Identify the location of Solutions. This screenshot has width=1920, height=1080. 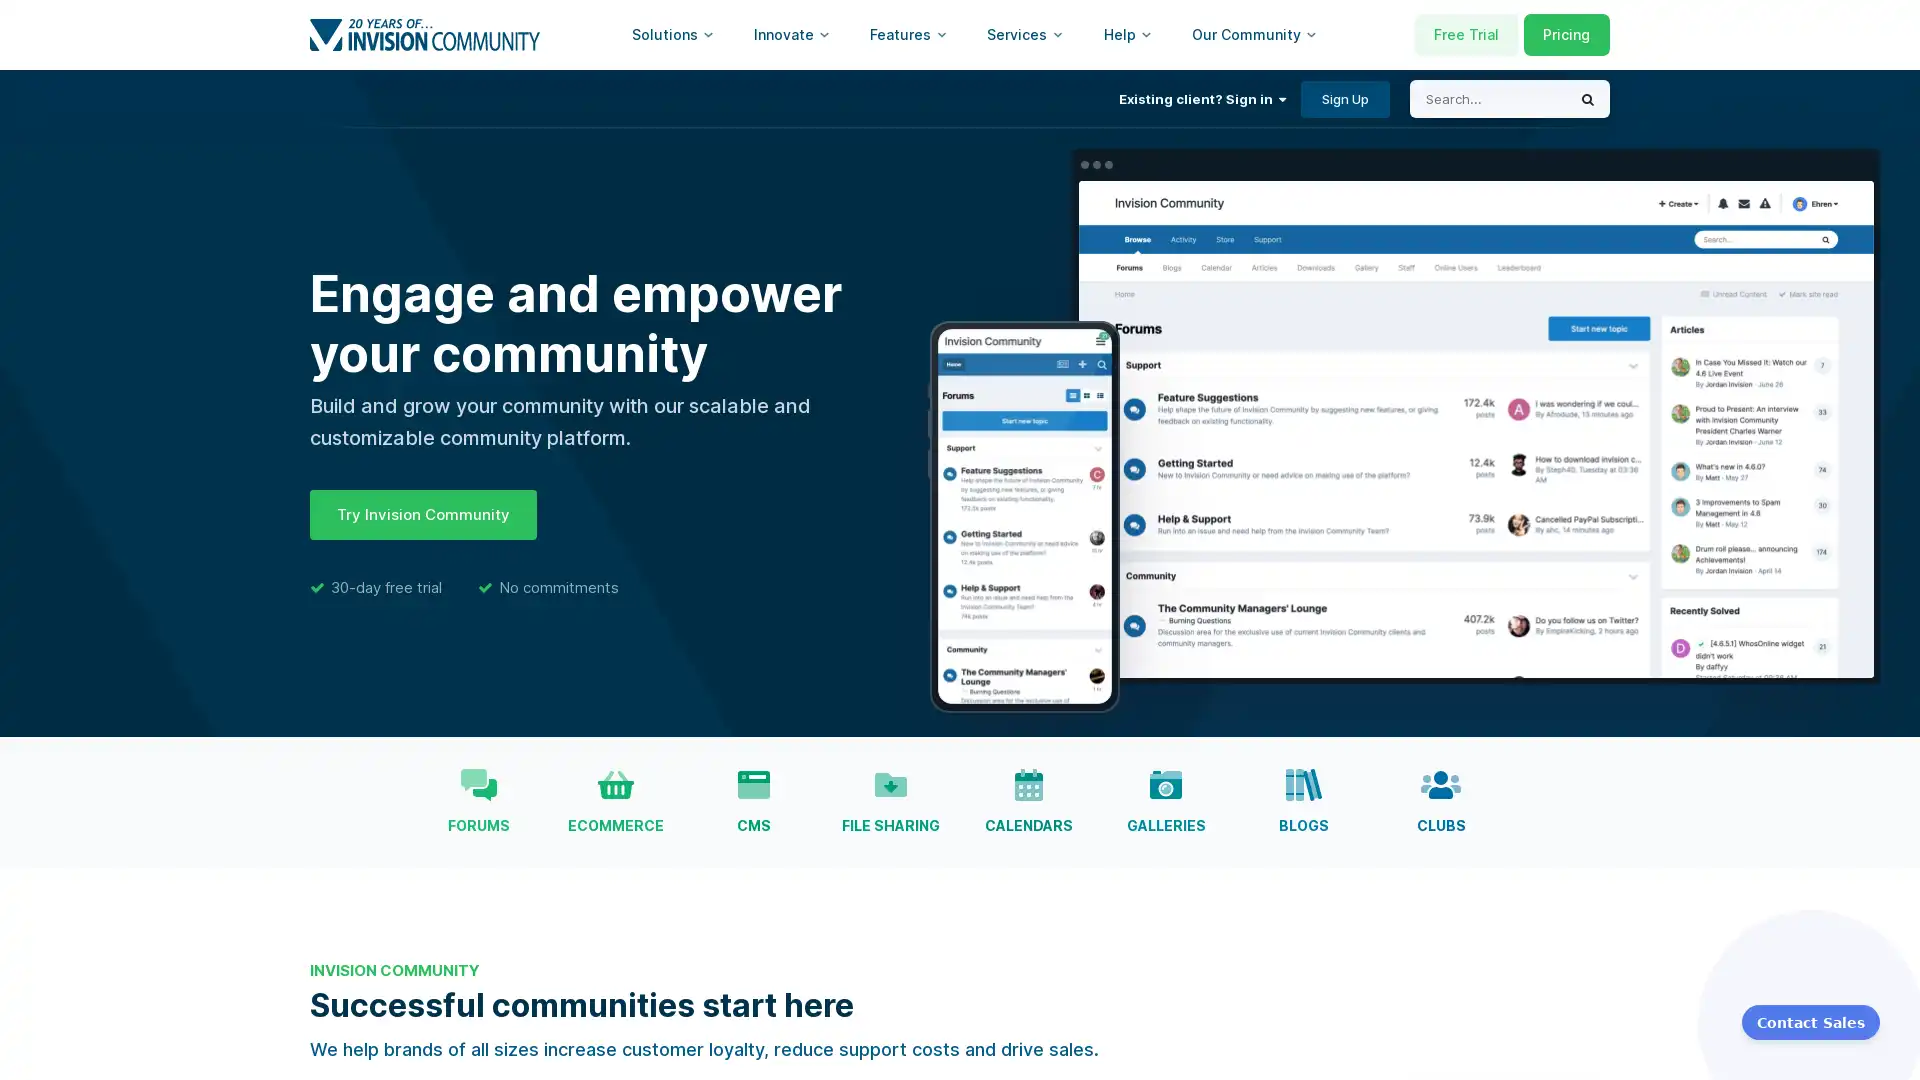
(672, 34).